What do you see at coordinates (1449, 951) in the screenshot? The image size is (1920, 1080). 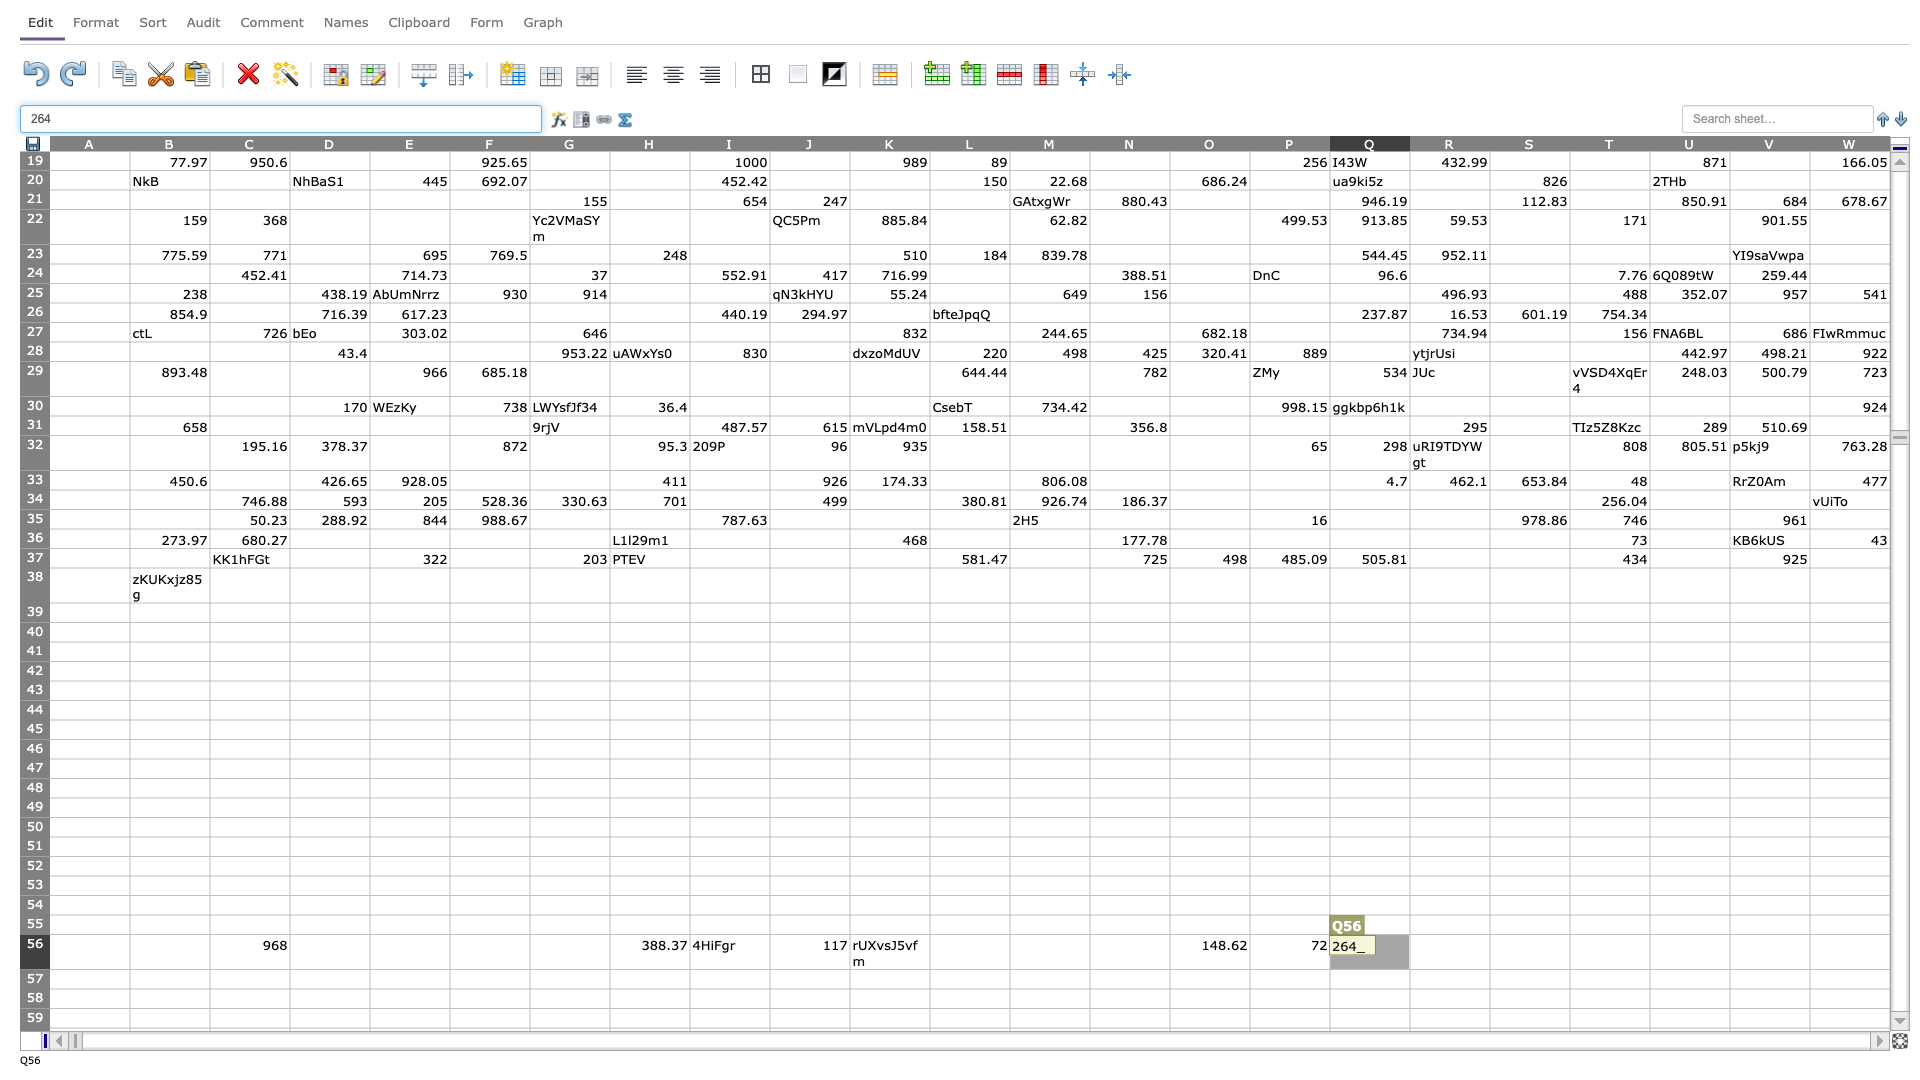 I see `Place cursor in R56` at bounding box center [1449, 951].